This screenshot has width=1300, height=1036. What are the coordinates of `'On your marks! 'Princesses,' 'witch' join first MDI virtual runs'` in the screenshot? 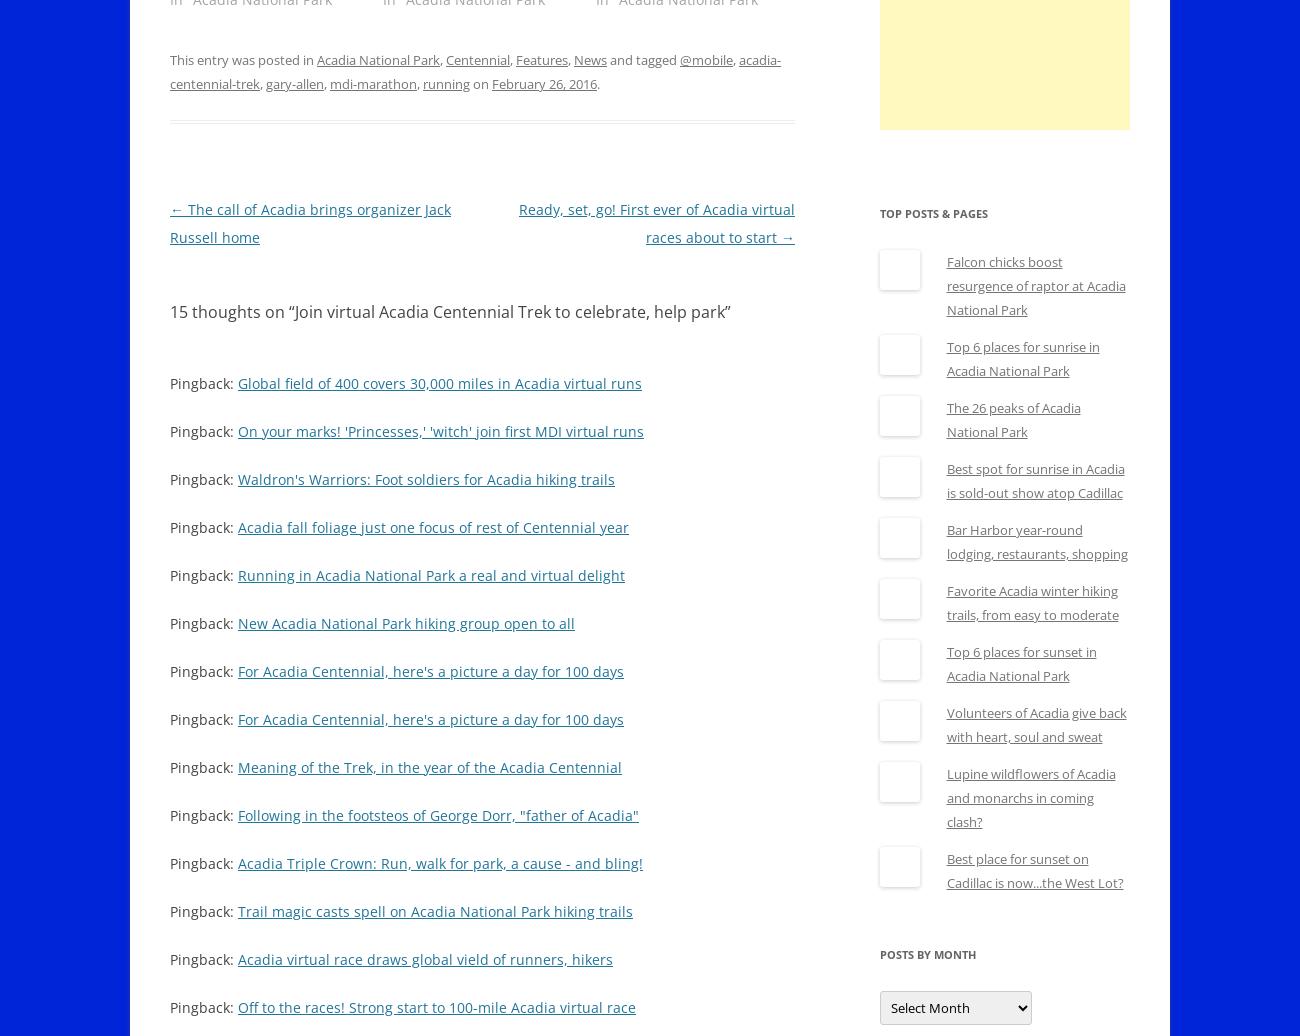 It's located at (439, 431).